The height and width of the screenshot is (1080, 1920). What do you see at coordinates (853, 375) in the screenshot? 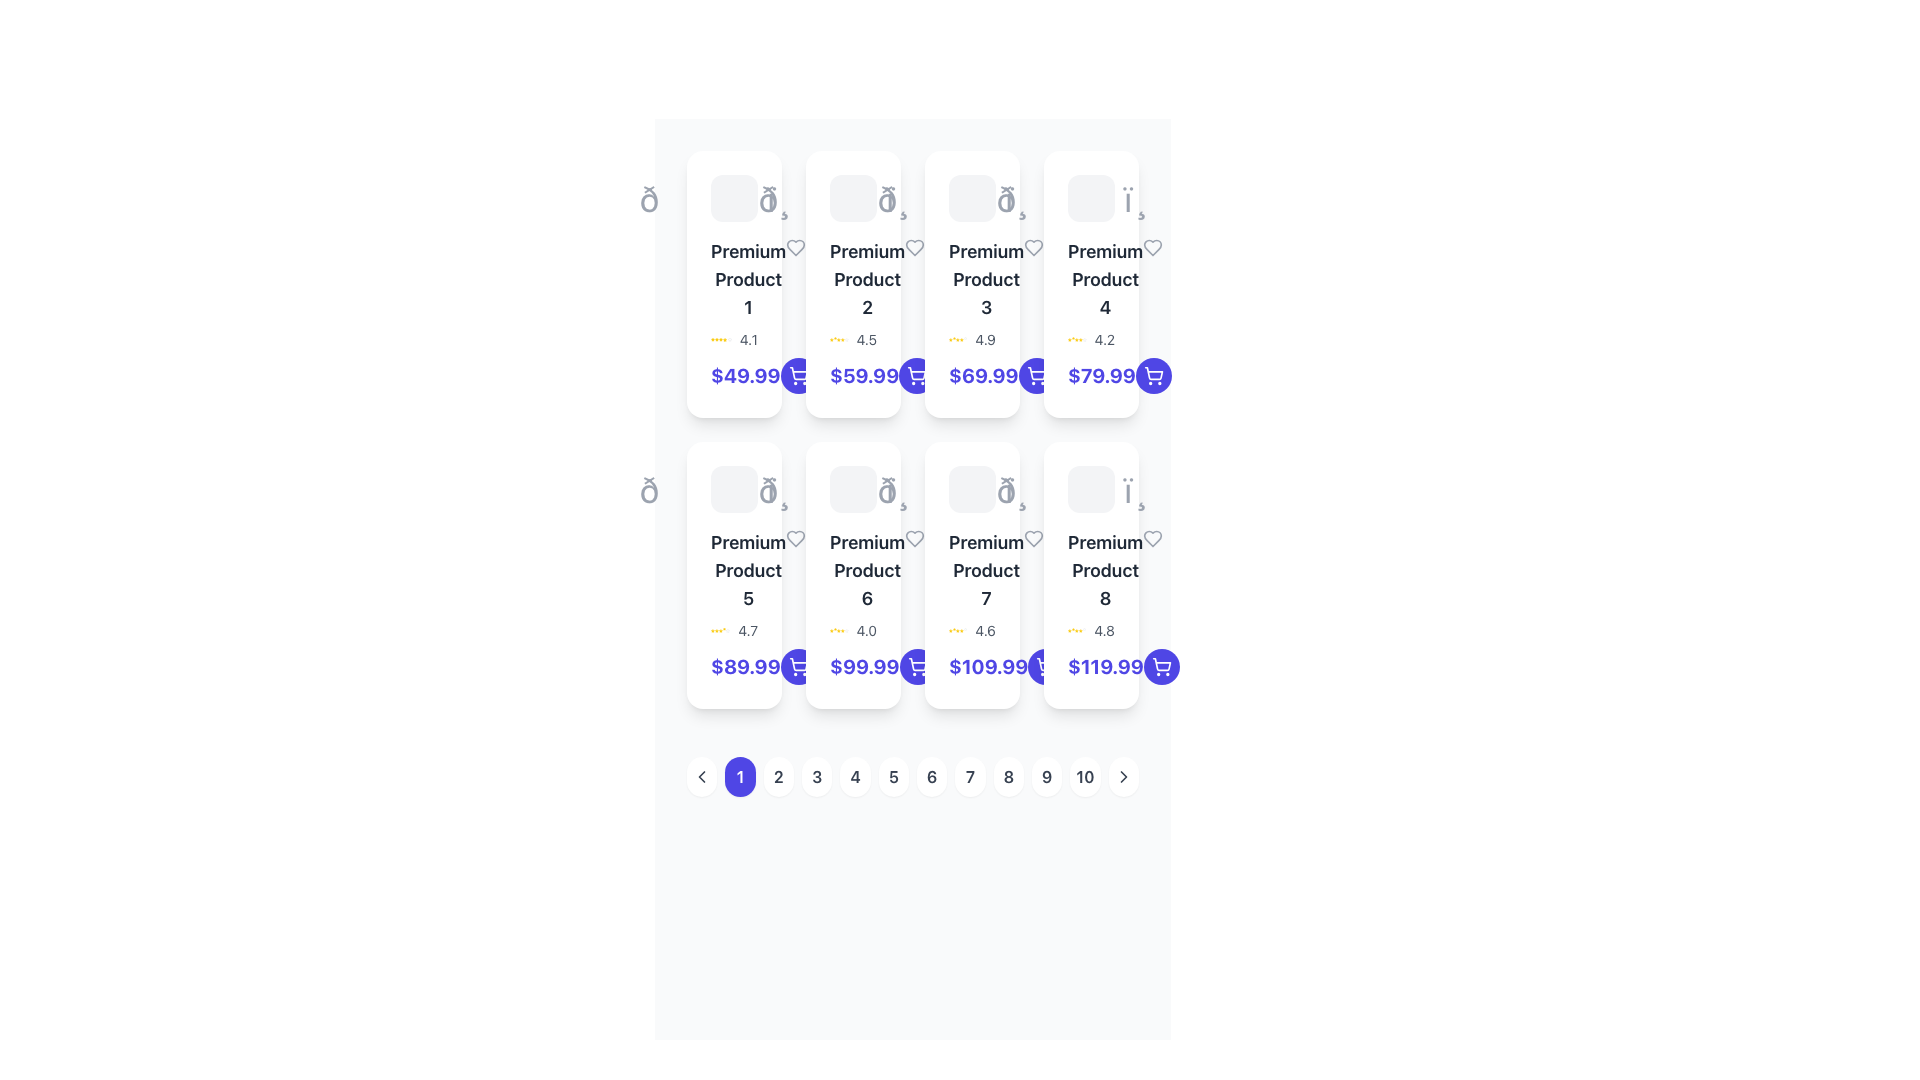
I see `the price display text located under the title 'Premium Product 2' in the second column of the first row of the product grid to read the price` at bounding box center [853, 375].